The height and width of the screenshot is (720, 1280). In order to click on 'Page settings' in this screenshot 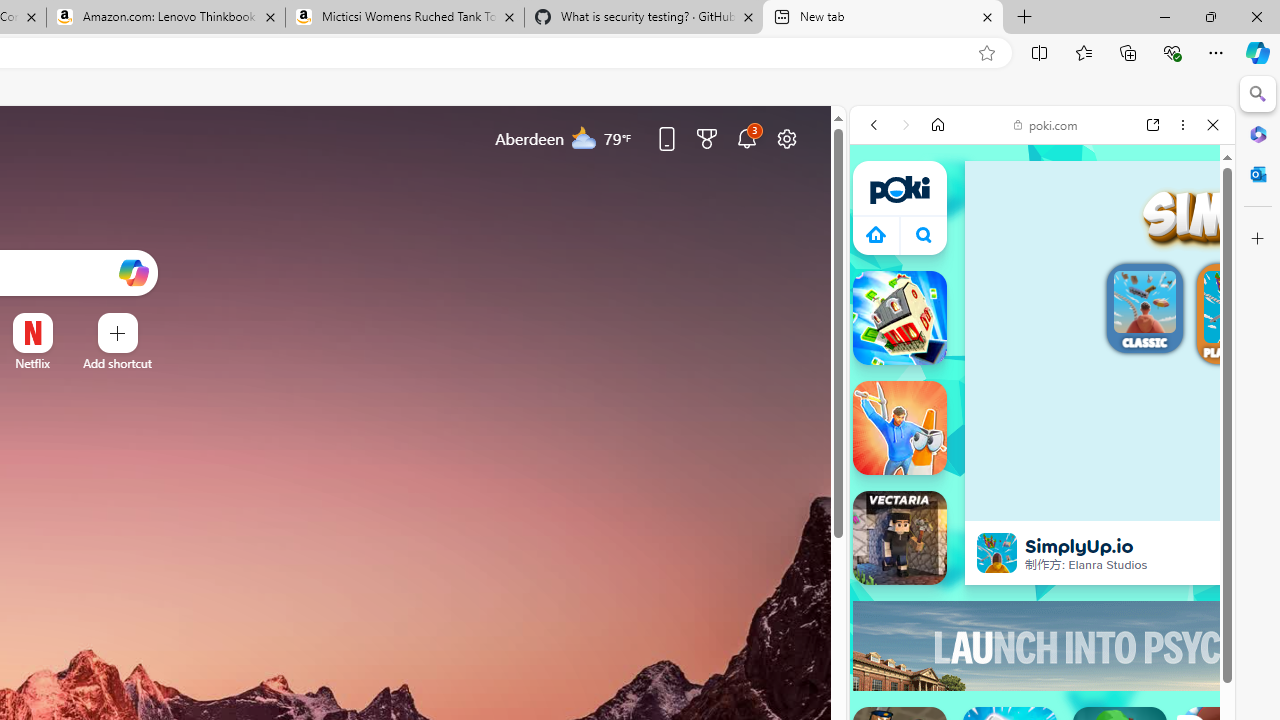, I will do `click(785, 137)`.